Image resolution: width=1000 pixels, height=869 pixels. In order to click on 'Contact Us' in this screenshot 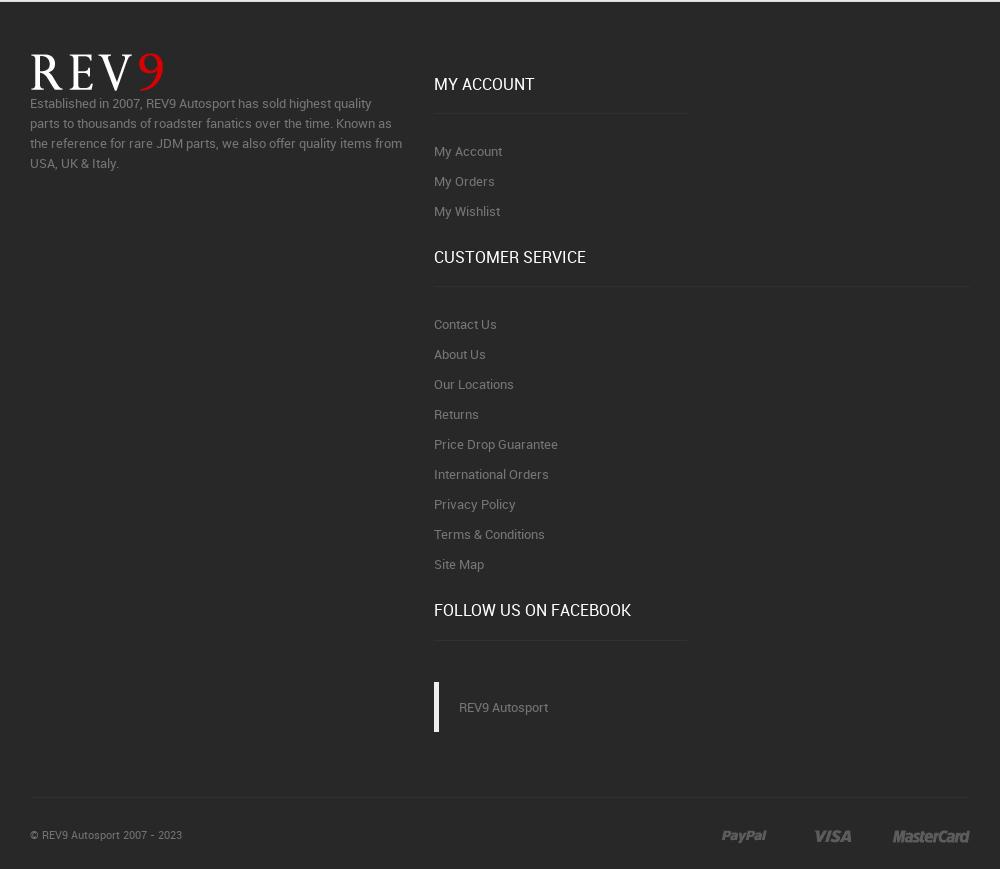, I will do `click(464, 322)`.